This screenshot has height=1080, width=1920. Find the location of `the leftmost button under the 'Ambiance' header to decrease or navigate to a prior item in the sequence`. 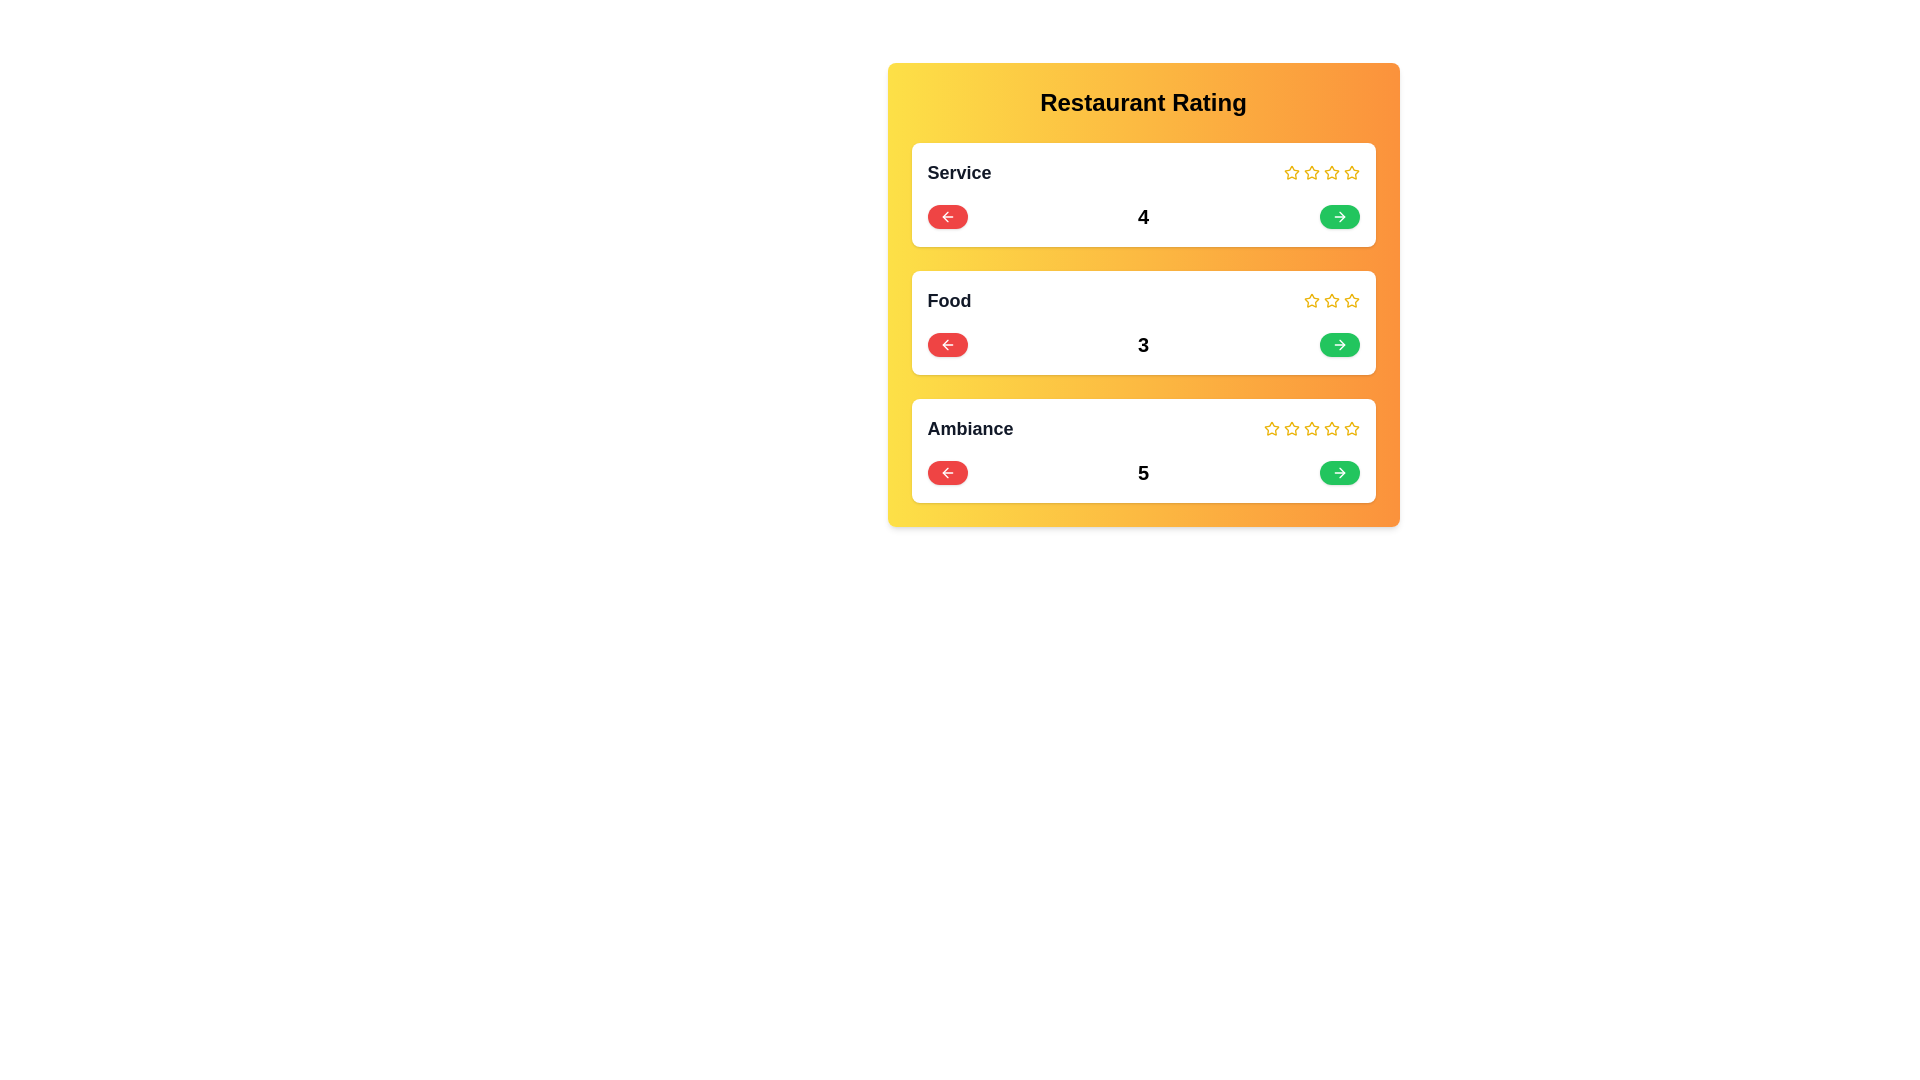

the leftmost button under the 'Ambiance' header to decrease or navigate to a prior item in the sequence is located at coordinates (946, 473).